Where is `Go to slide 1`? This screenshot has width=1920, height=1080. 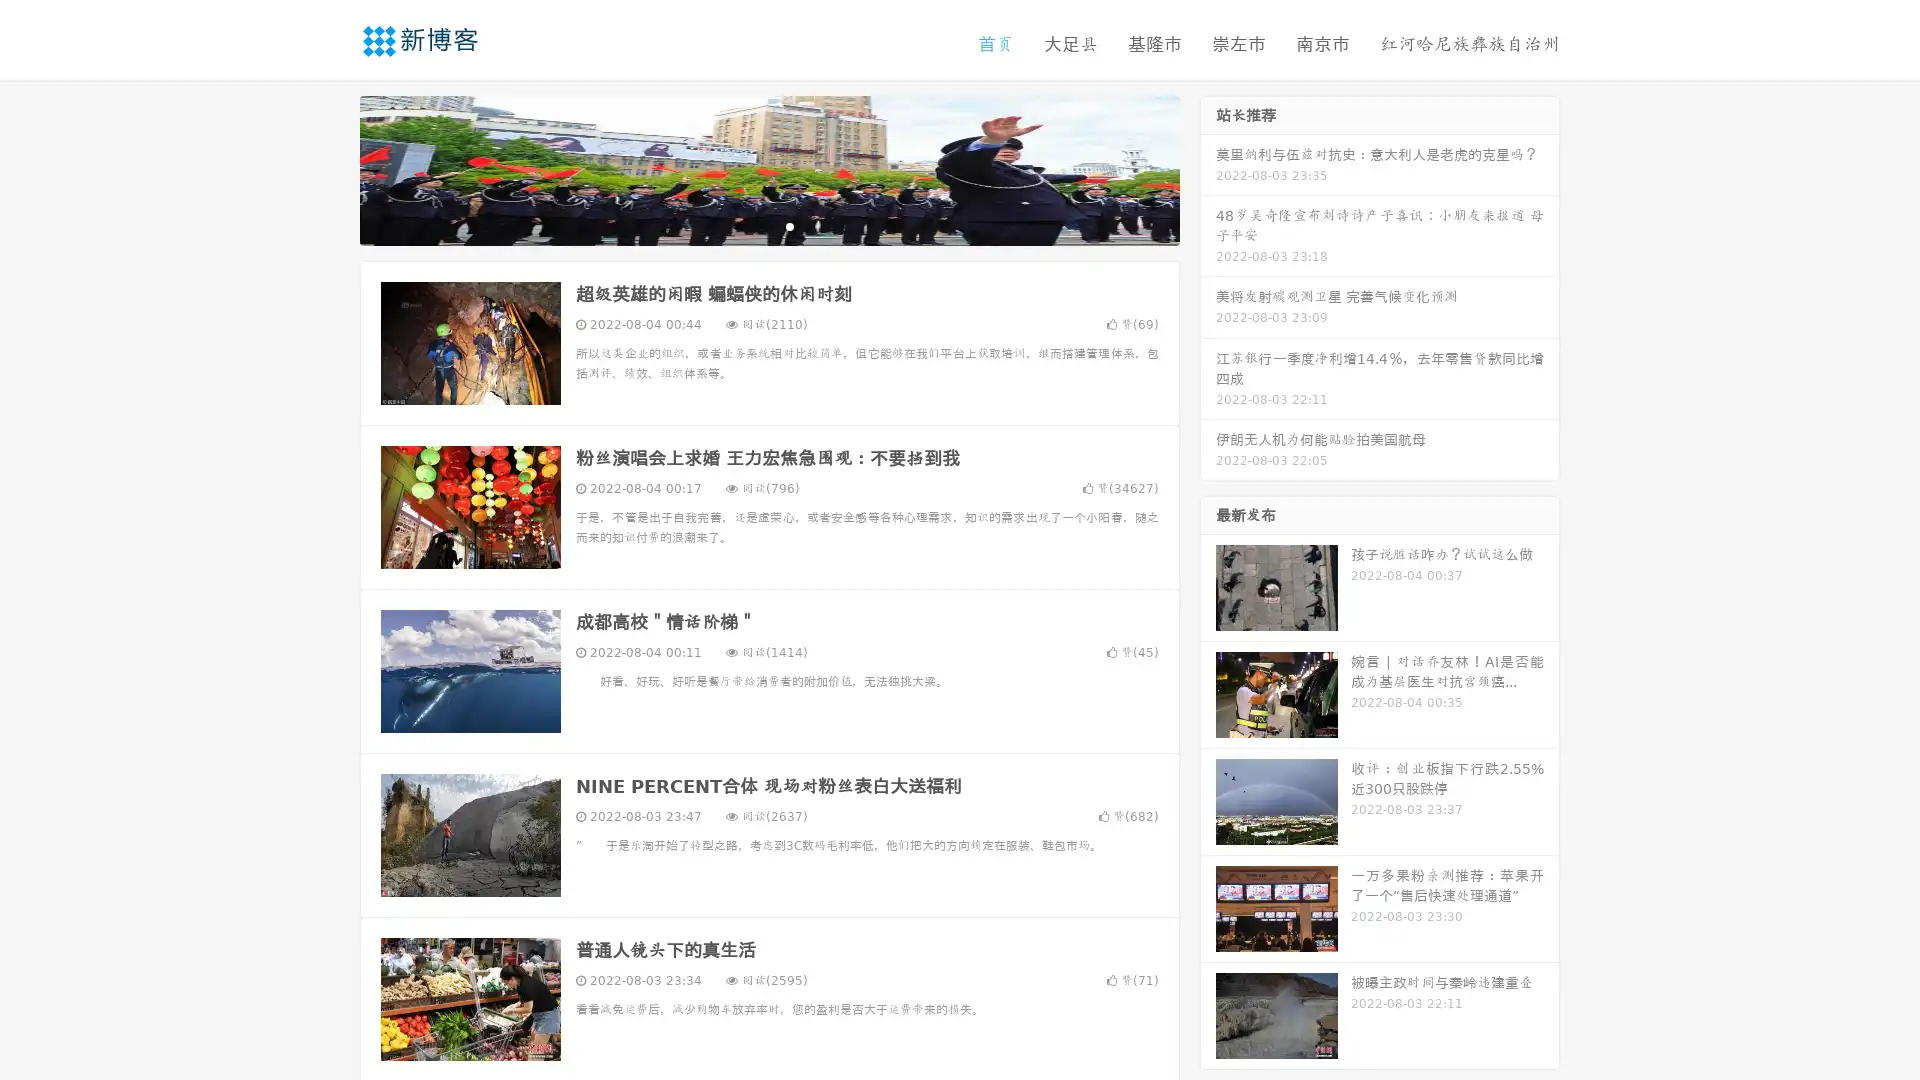
Go to slide 1 is located at coordinates (748, 225).